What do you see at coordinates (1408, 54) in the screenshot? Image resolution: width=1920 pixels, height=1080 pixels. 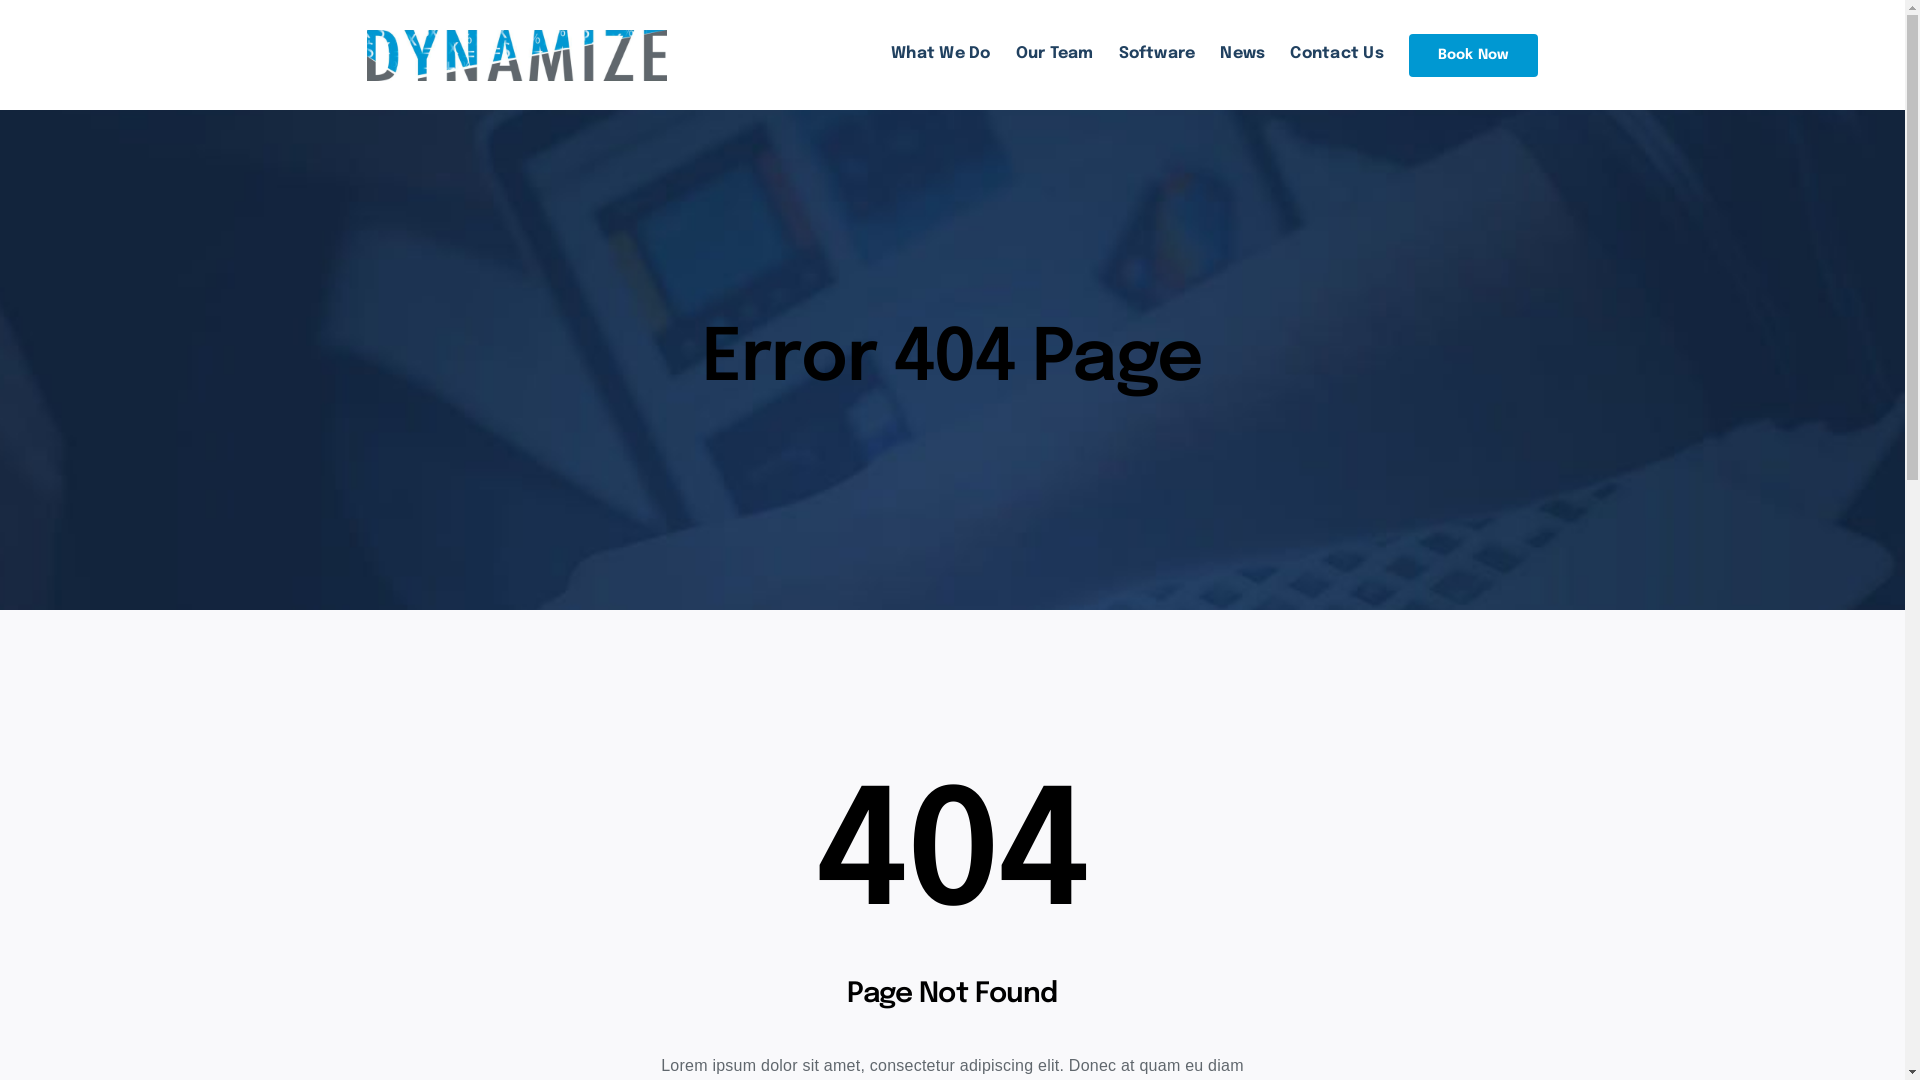 I see `'Book Now'` at bounding box center [1408, 54].